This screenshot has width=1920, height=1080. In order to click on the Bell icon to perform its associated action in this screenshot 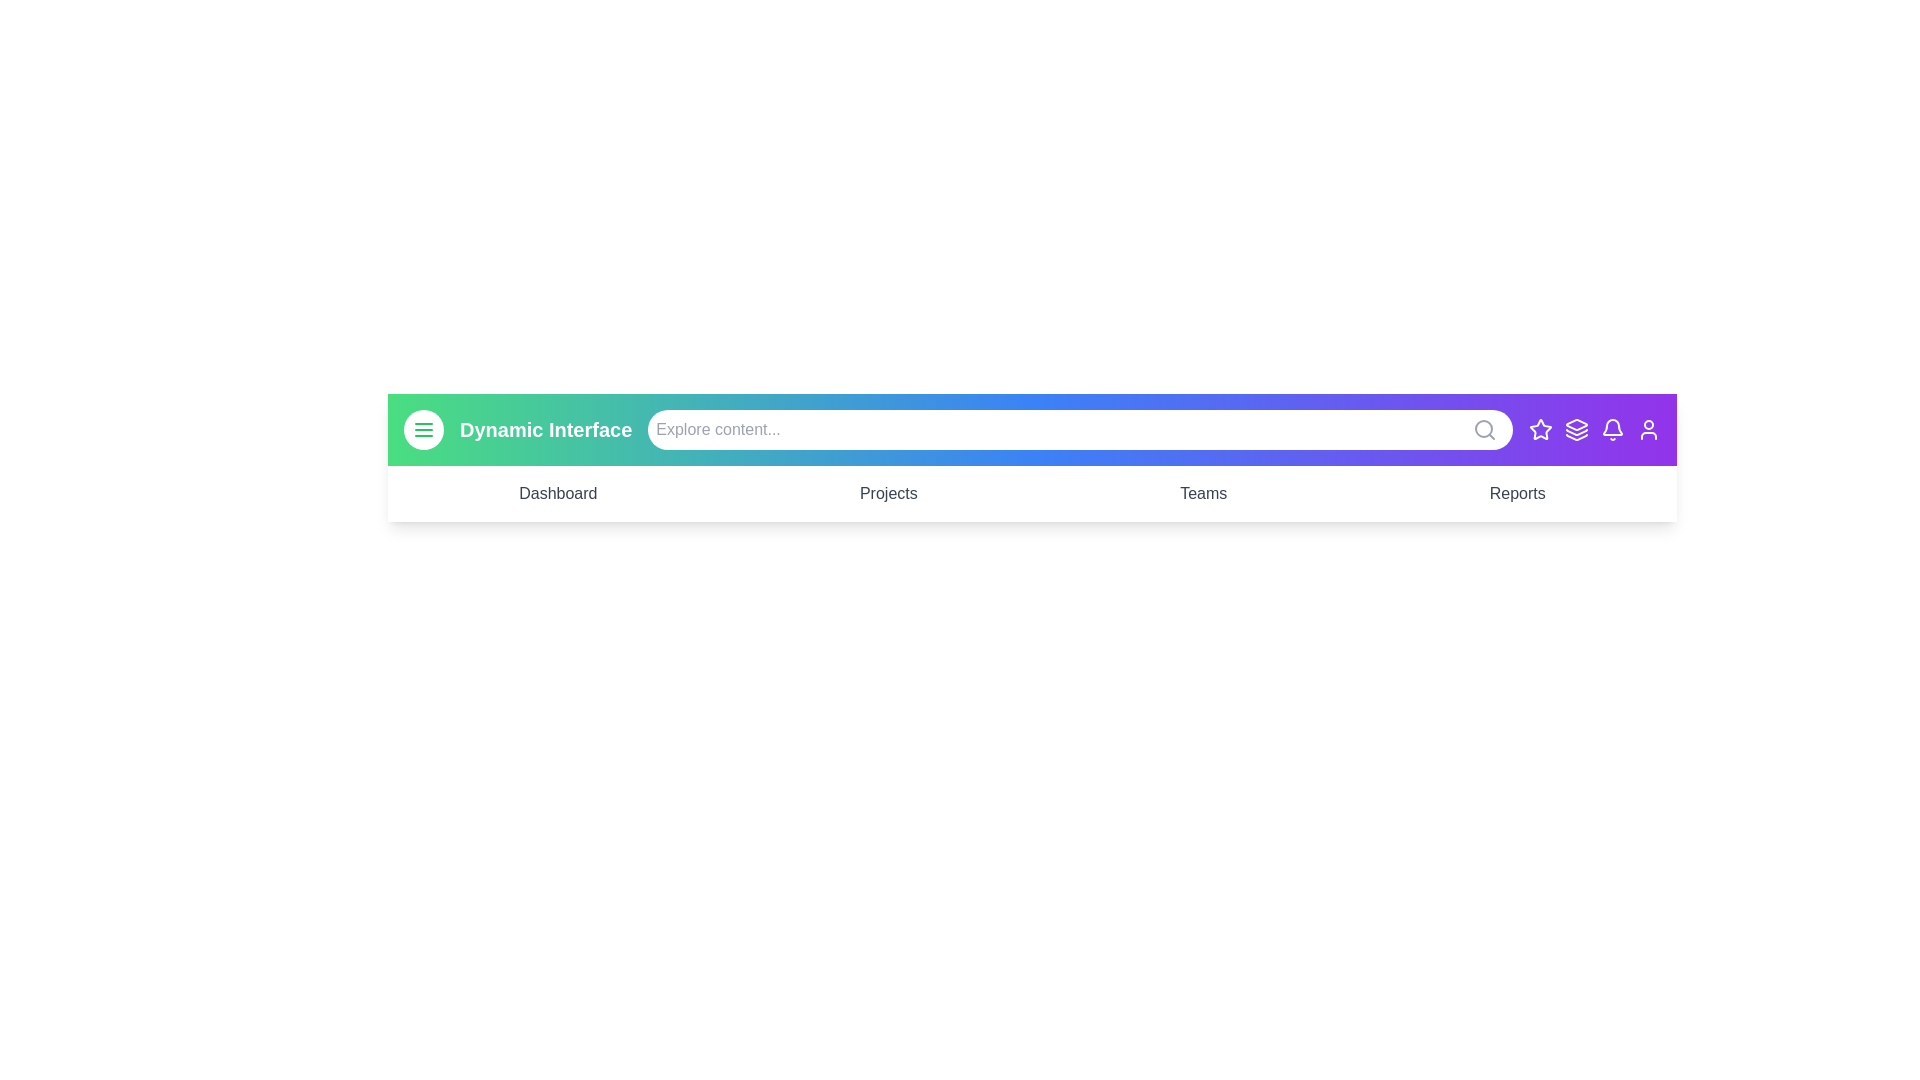, I will do `click(1612, 428)`.